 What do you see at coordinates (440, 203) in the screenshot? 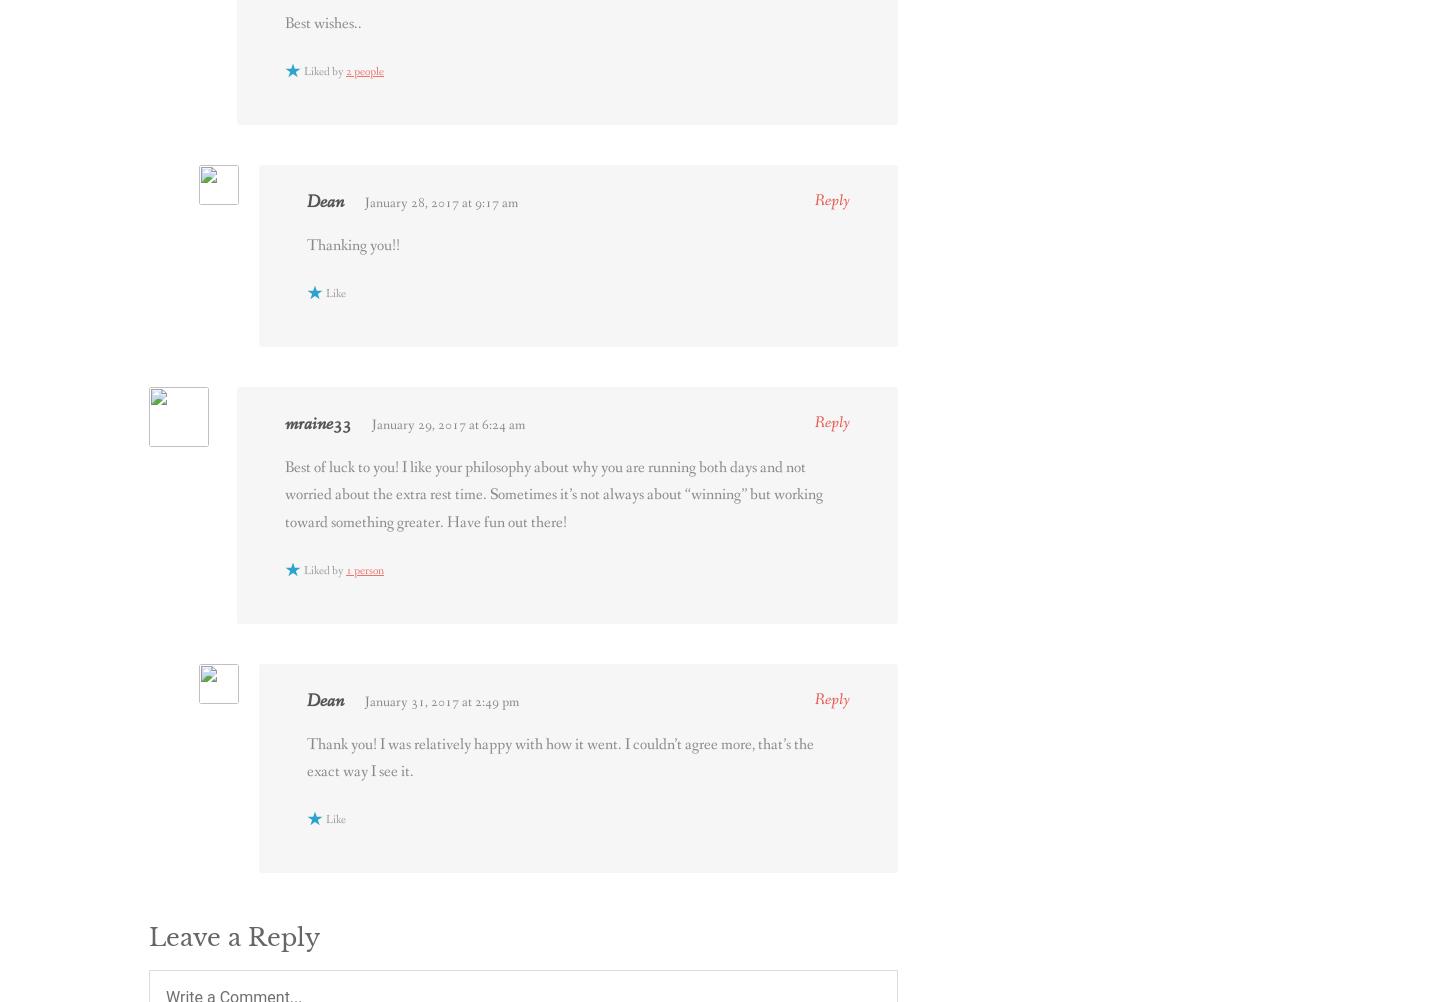
I see `'January 28, 2017 at 9:17 am'` at bounding box center [440, 203].